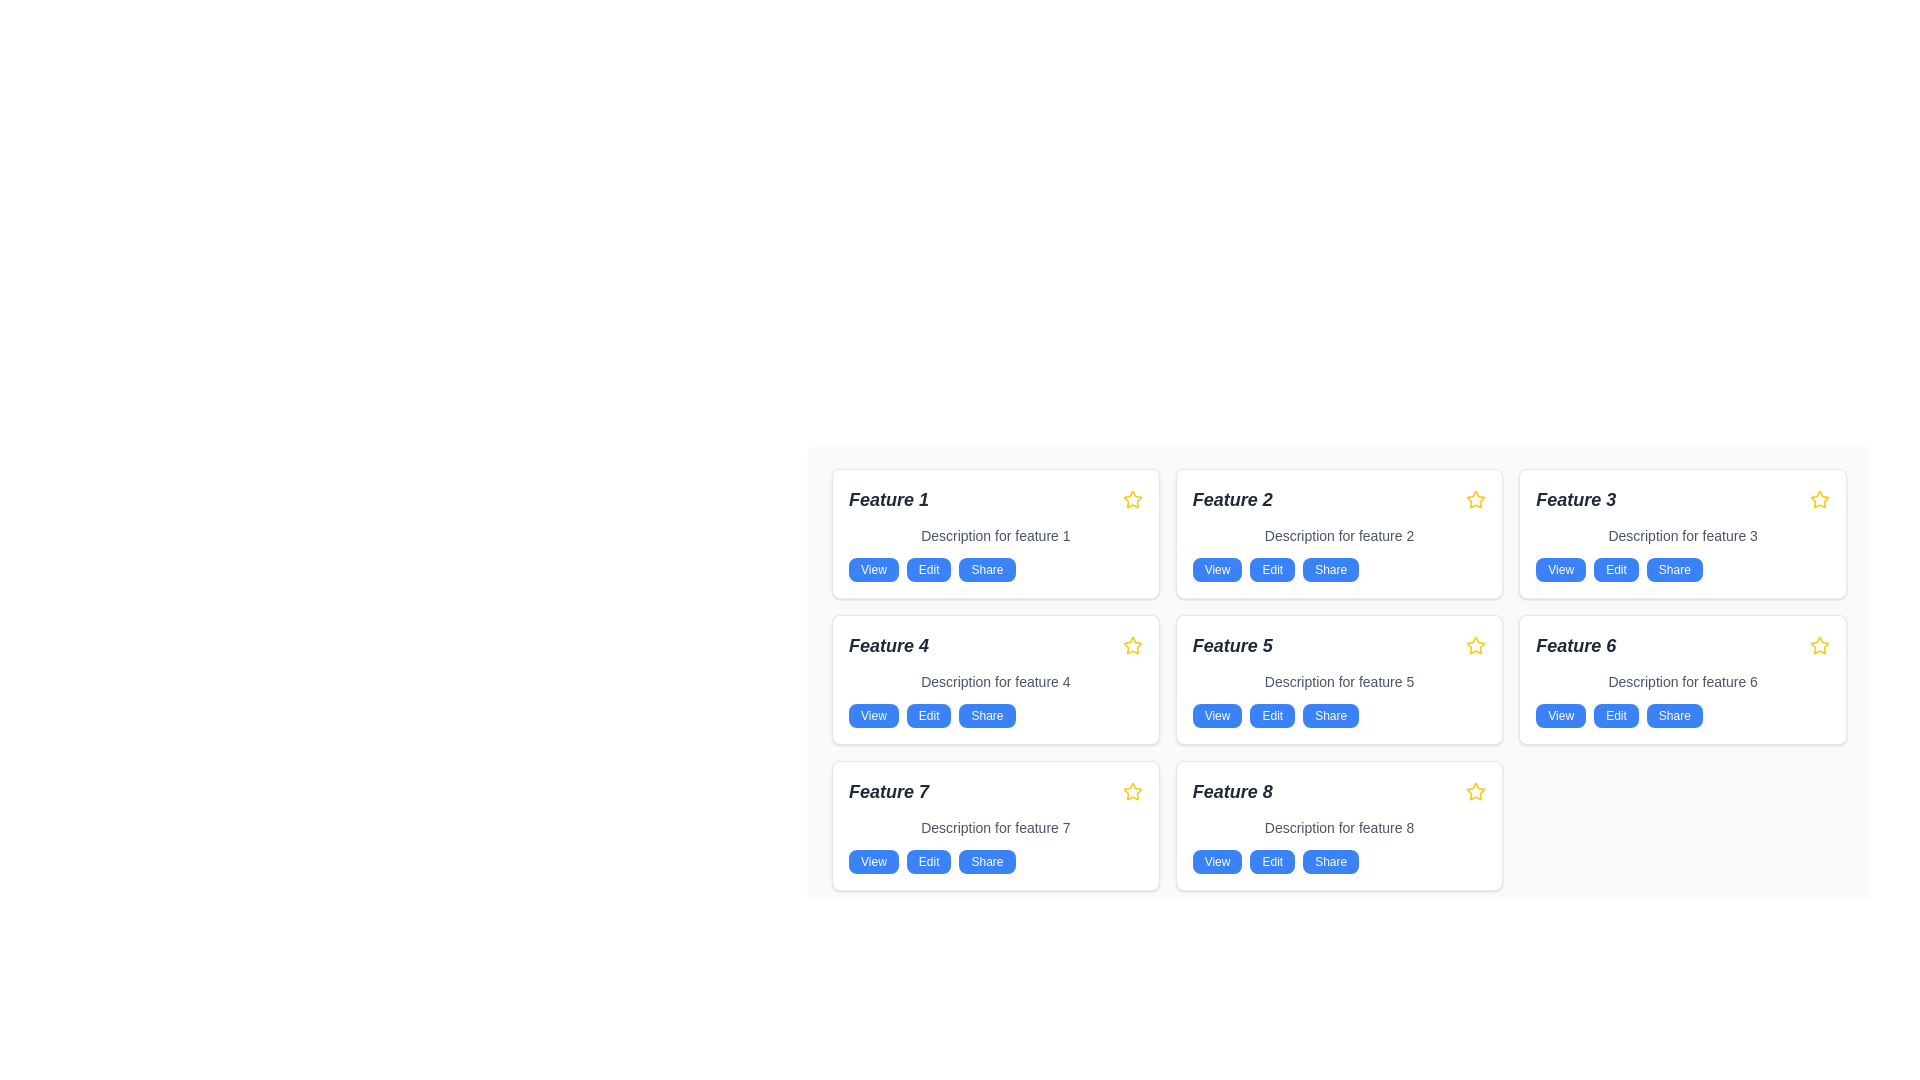 The image size is (1920, 1080). What do you see at coordinates (1216, 715) in the screenshot?
I see `the leftmost button labeled 'View' in the group of buttons for 'Feature 5' to change its appearance` at bounding box center [1216, 715].